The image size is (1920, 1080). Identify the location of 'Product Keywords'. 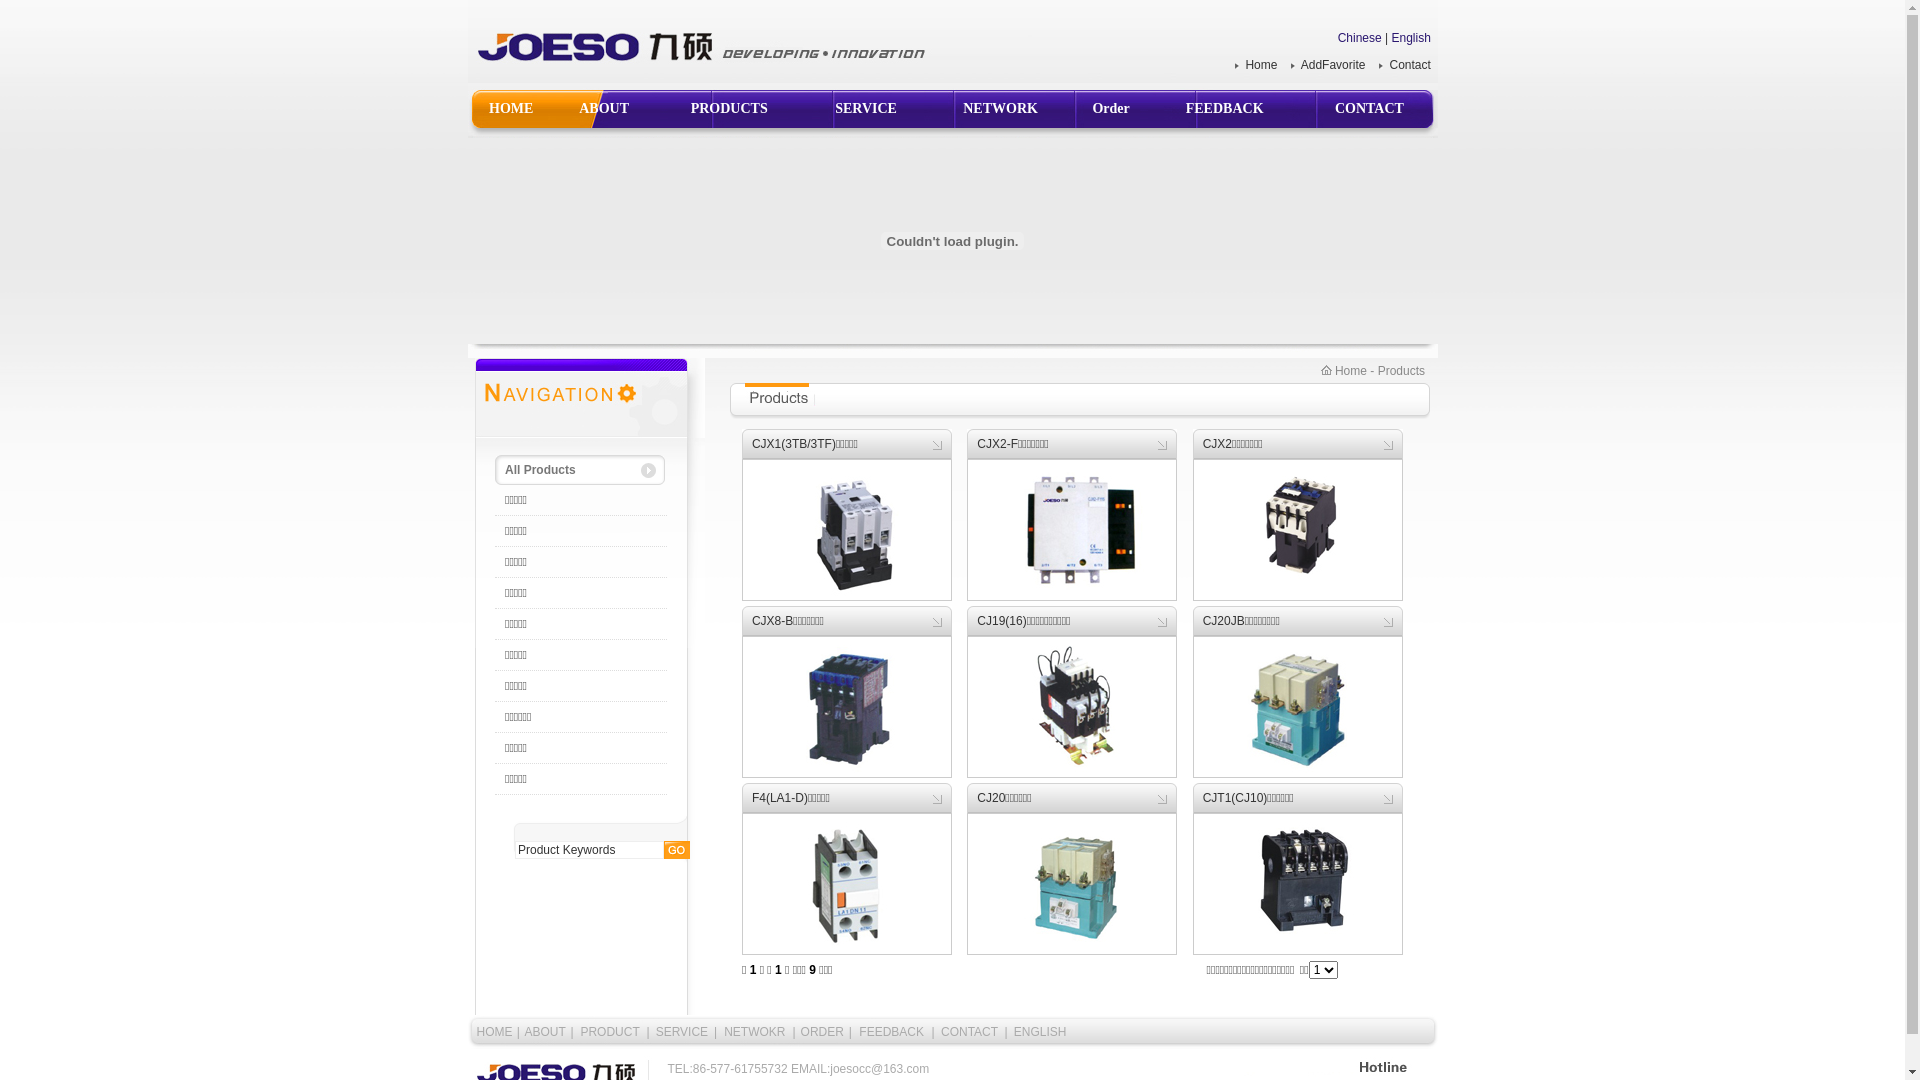
(514, 849).